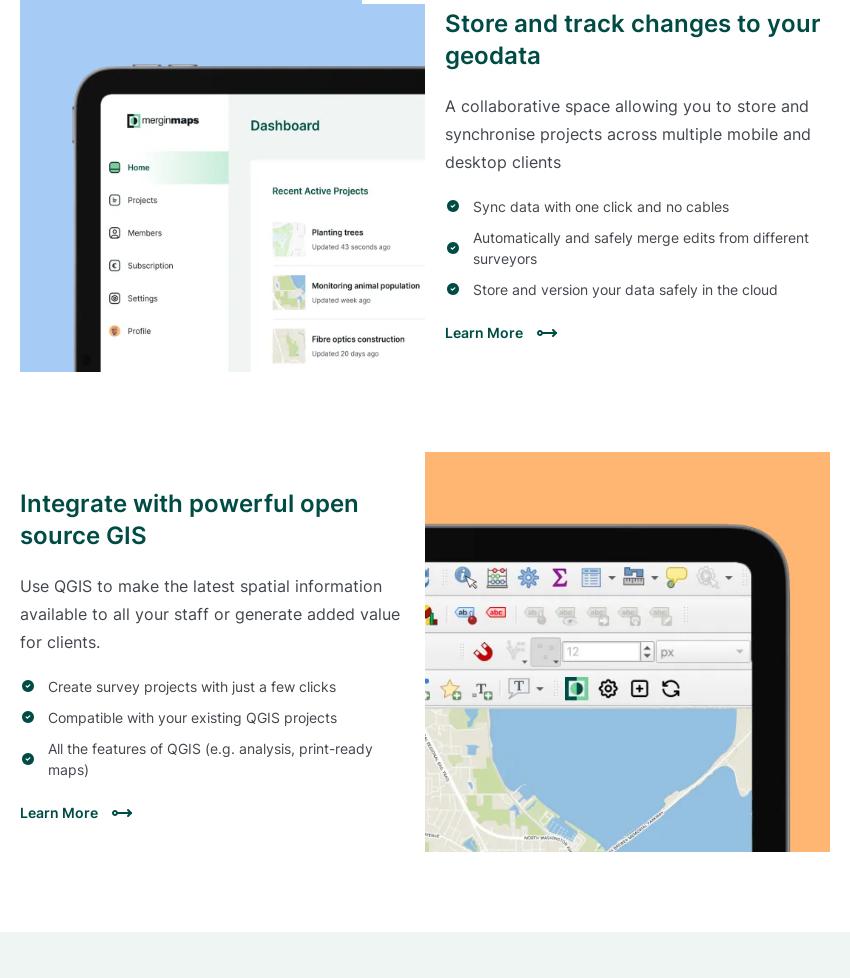 This screenshot has height=978, width=850. What do you see at coordinates (191, 685) in the screenshot?
I see `'Create survey projects with just a few clicks'` at bounding box center [191, 685].